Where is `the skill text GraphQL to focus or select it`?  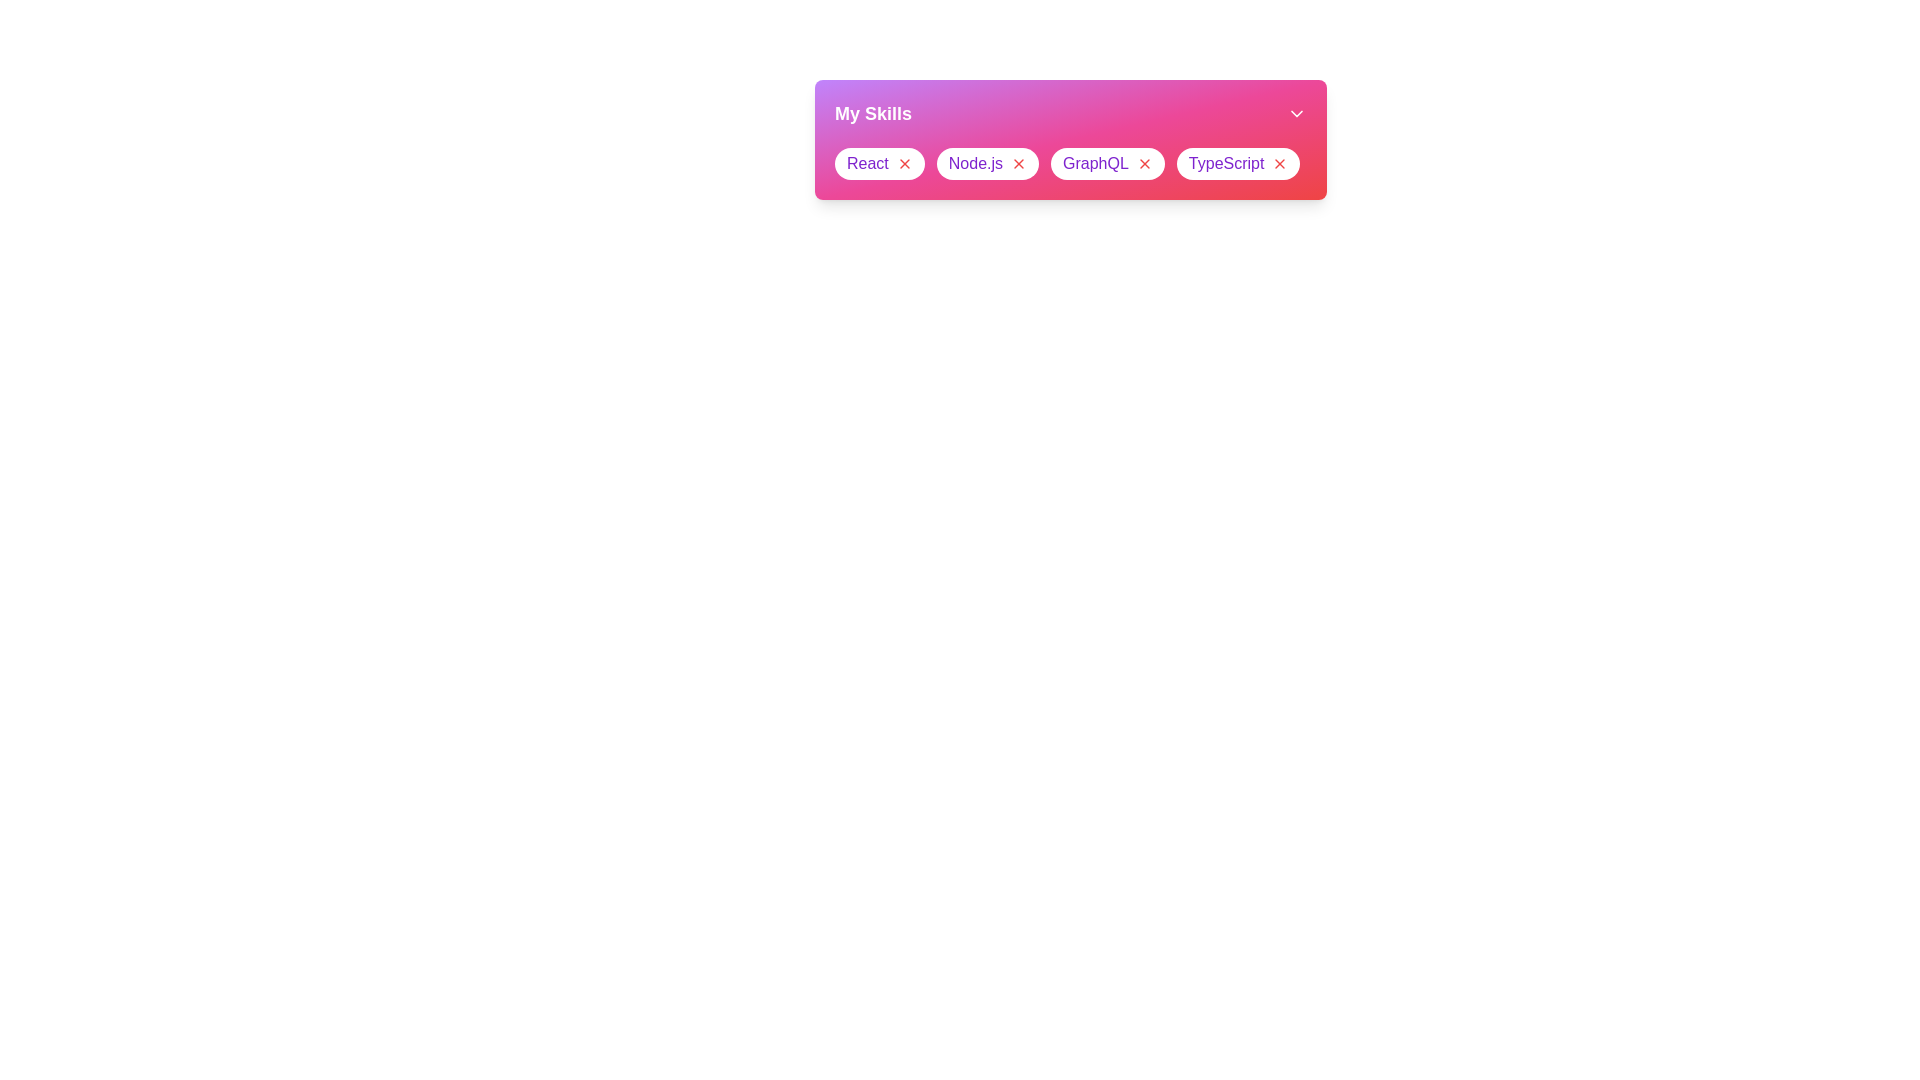 the skill text GraphQL to focus or select it is located at coordinates (1094, 163).